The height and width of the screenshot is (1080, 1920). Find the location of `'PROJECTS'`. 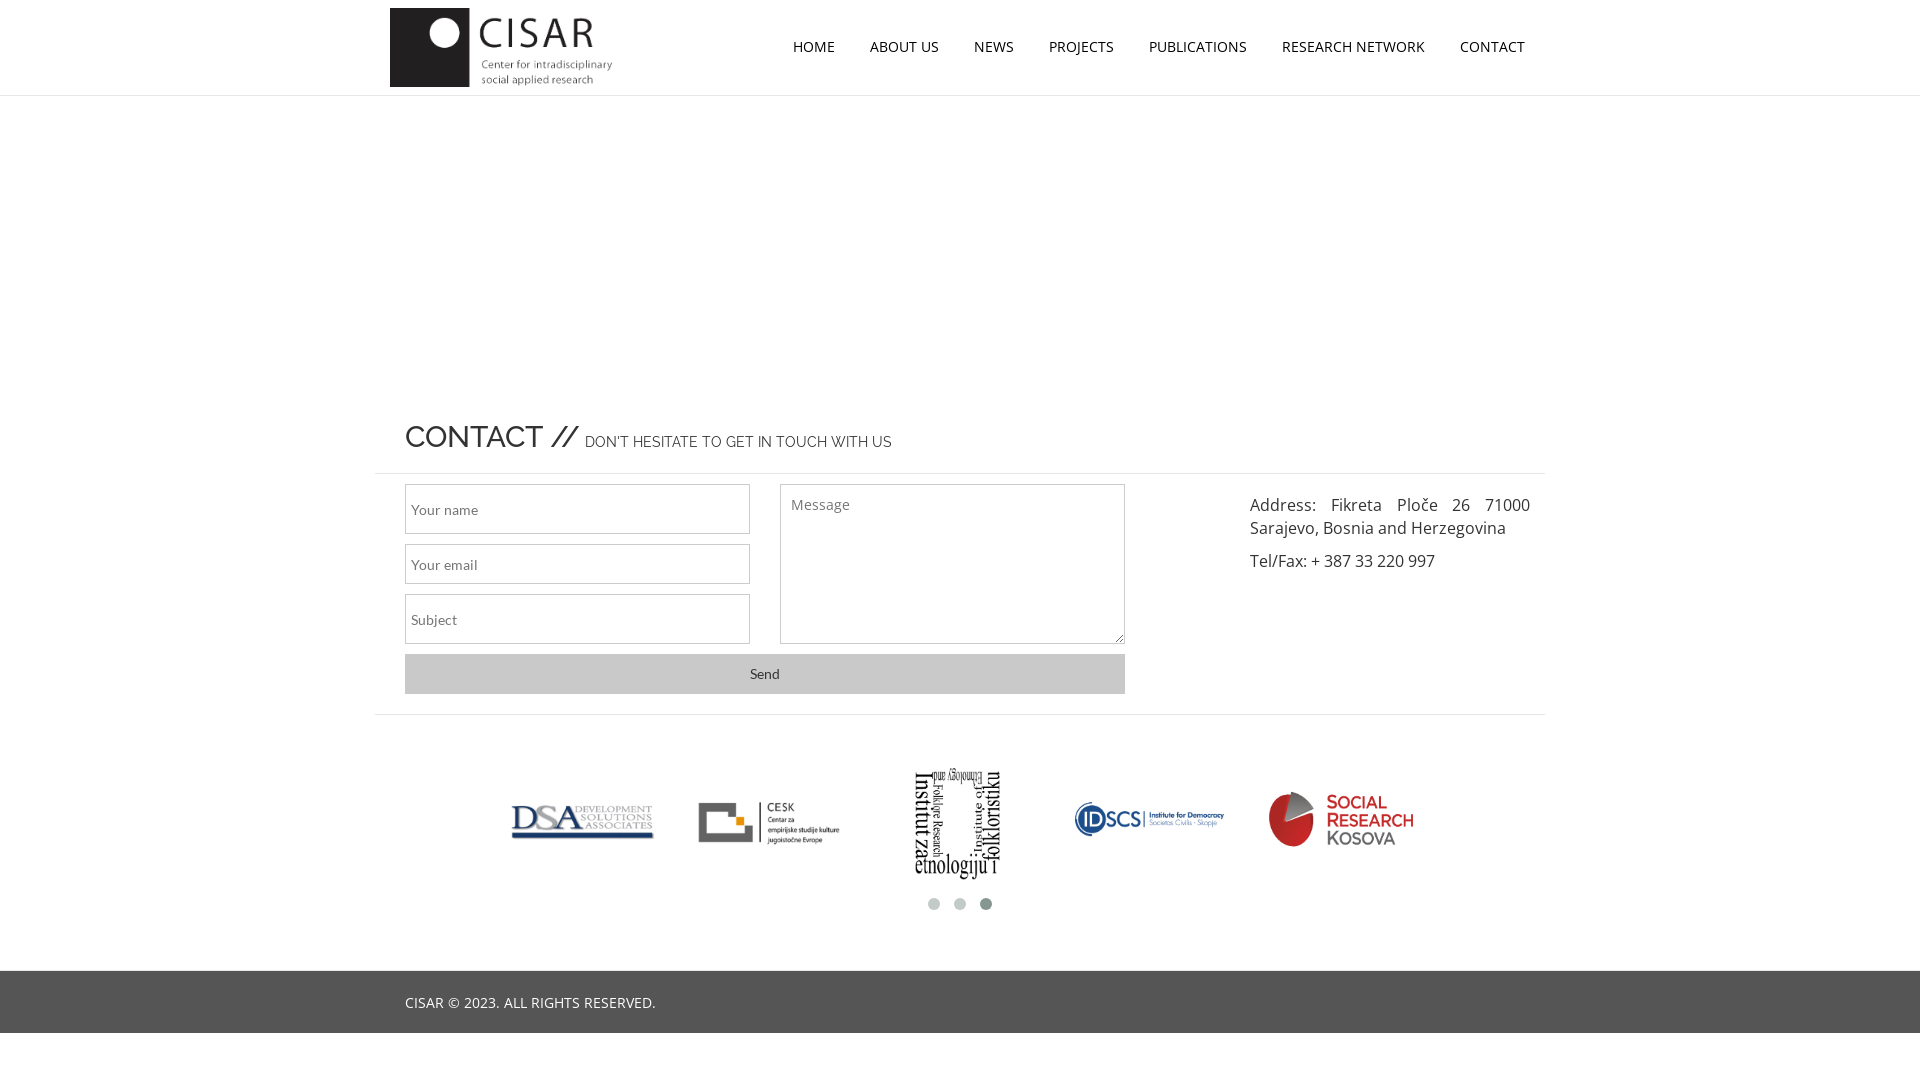

'PROJECTS' is located at coordinates (1080, 45).